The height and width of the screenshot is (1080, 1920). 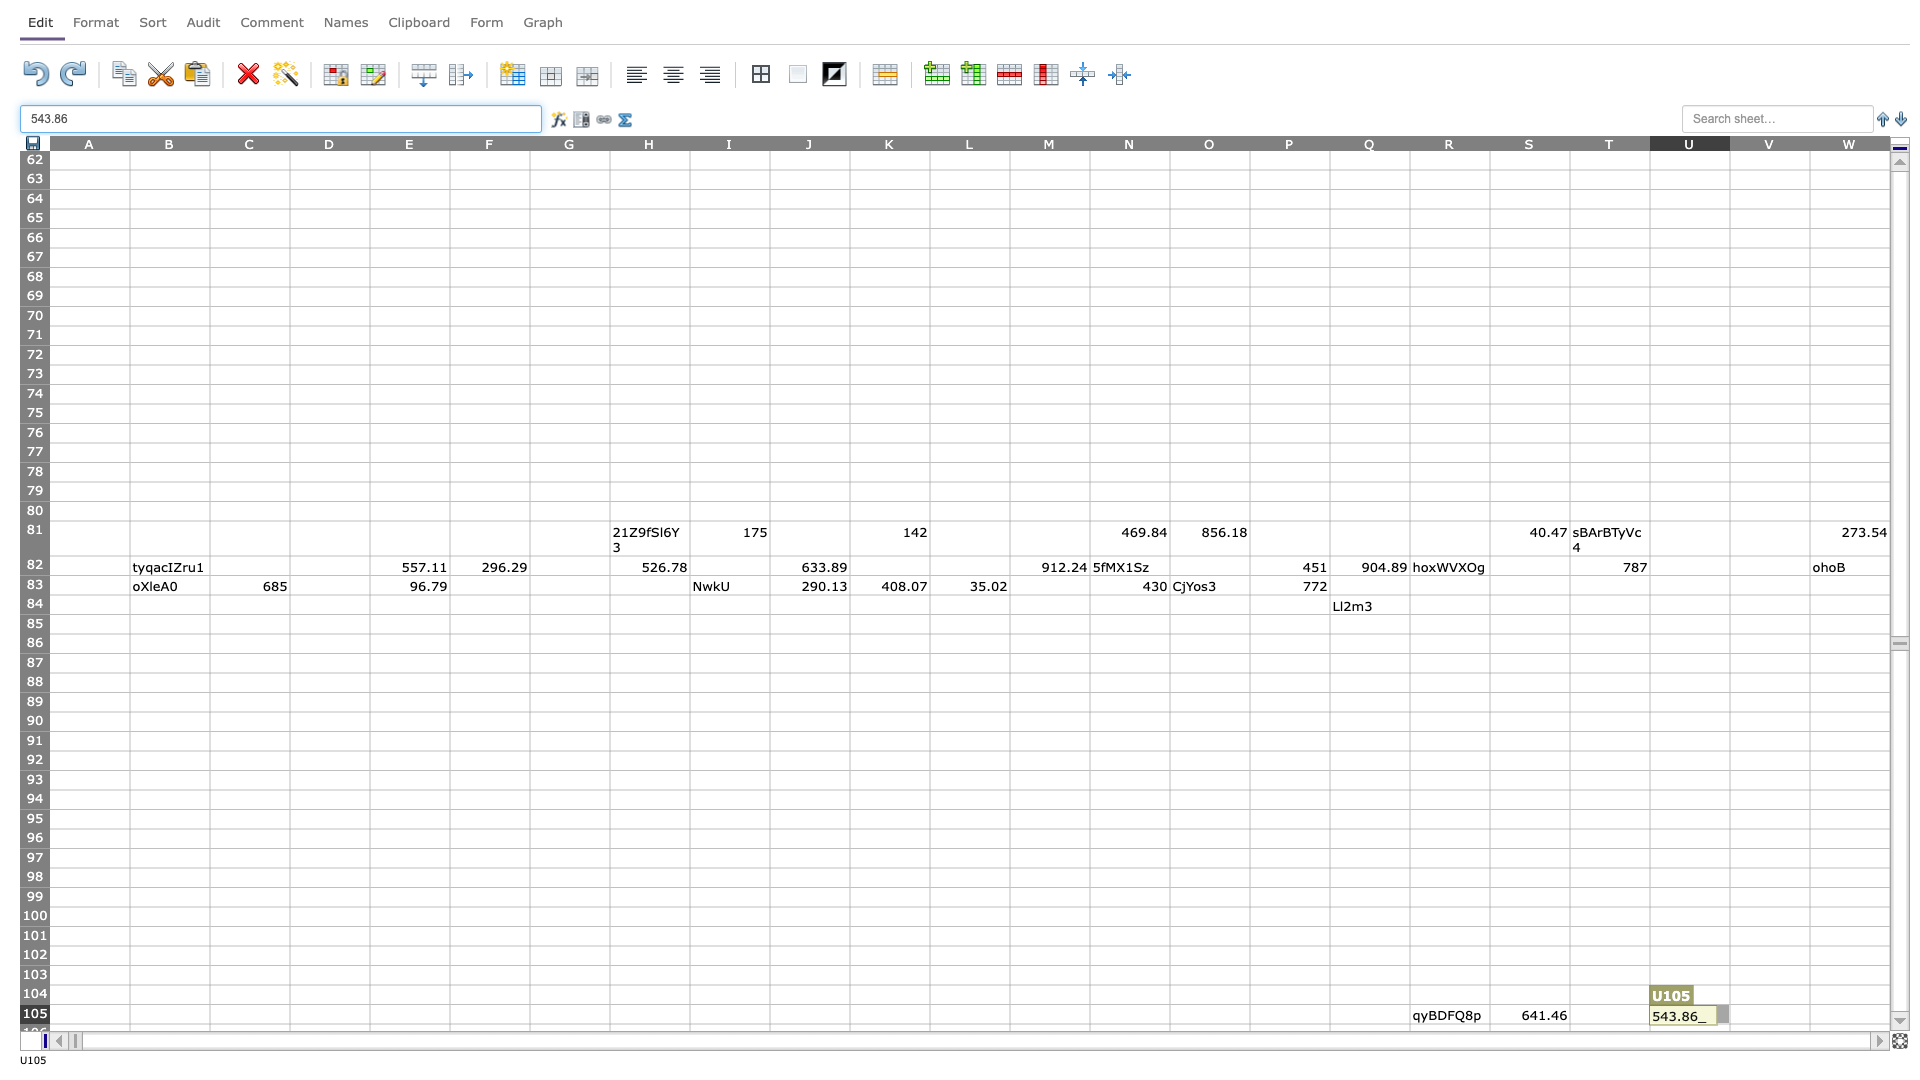 What do you see at coordinates (369, 1033) in the screenshot?
I see `right edge of D106` at bounding box center [369, 1033].